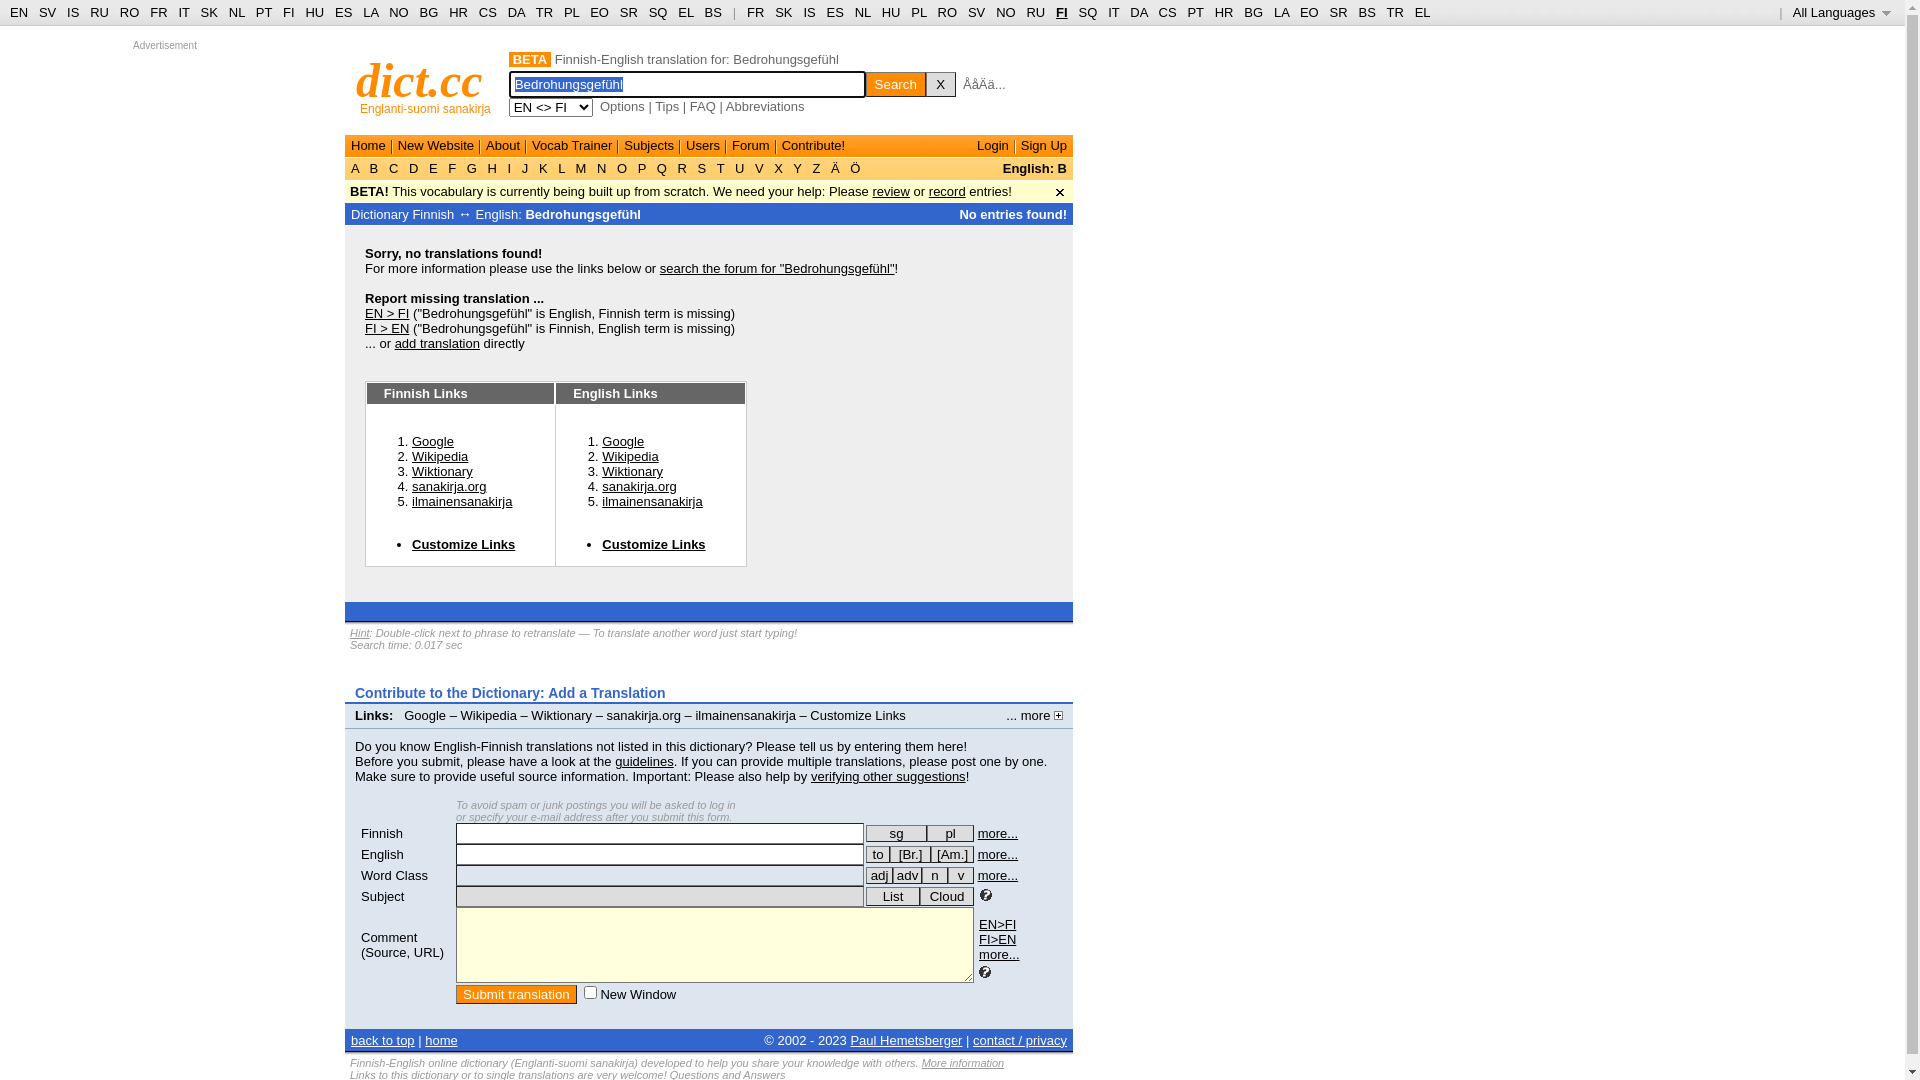  What do you see at coordinates (764, 106) in the screenshot?
I see `'Abbreviations'` at bounding box center [764, 106].